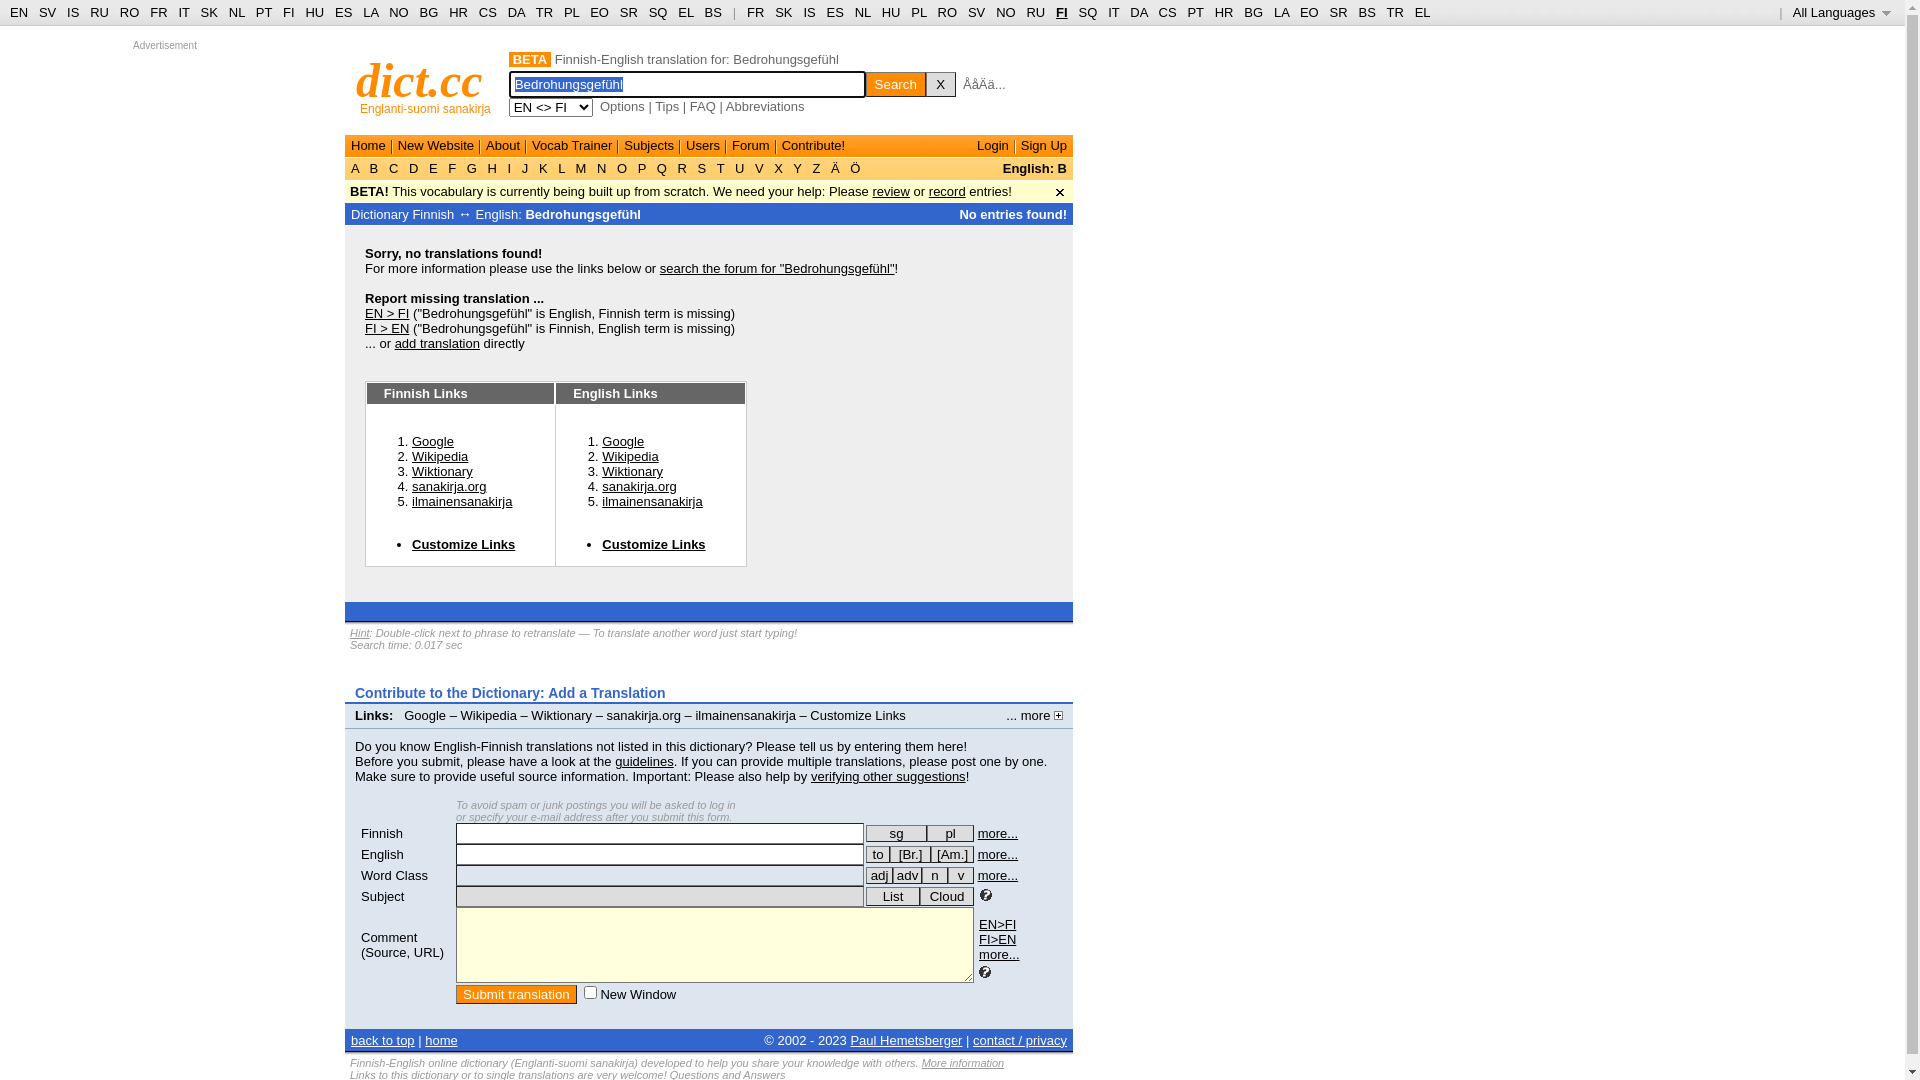  What do you see at coordinates (764, 106) in the screenshot?
I see `'Abbreviations'` at bounding box center [764, 106].